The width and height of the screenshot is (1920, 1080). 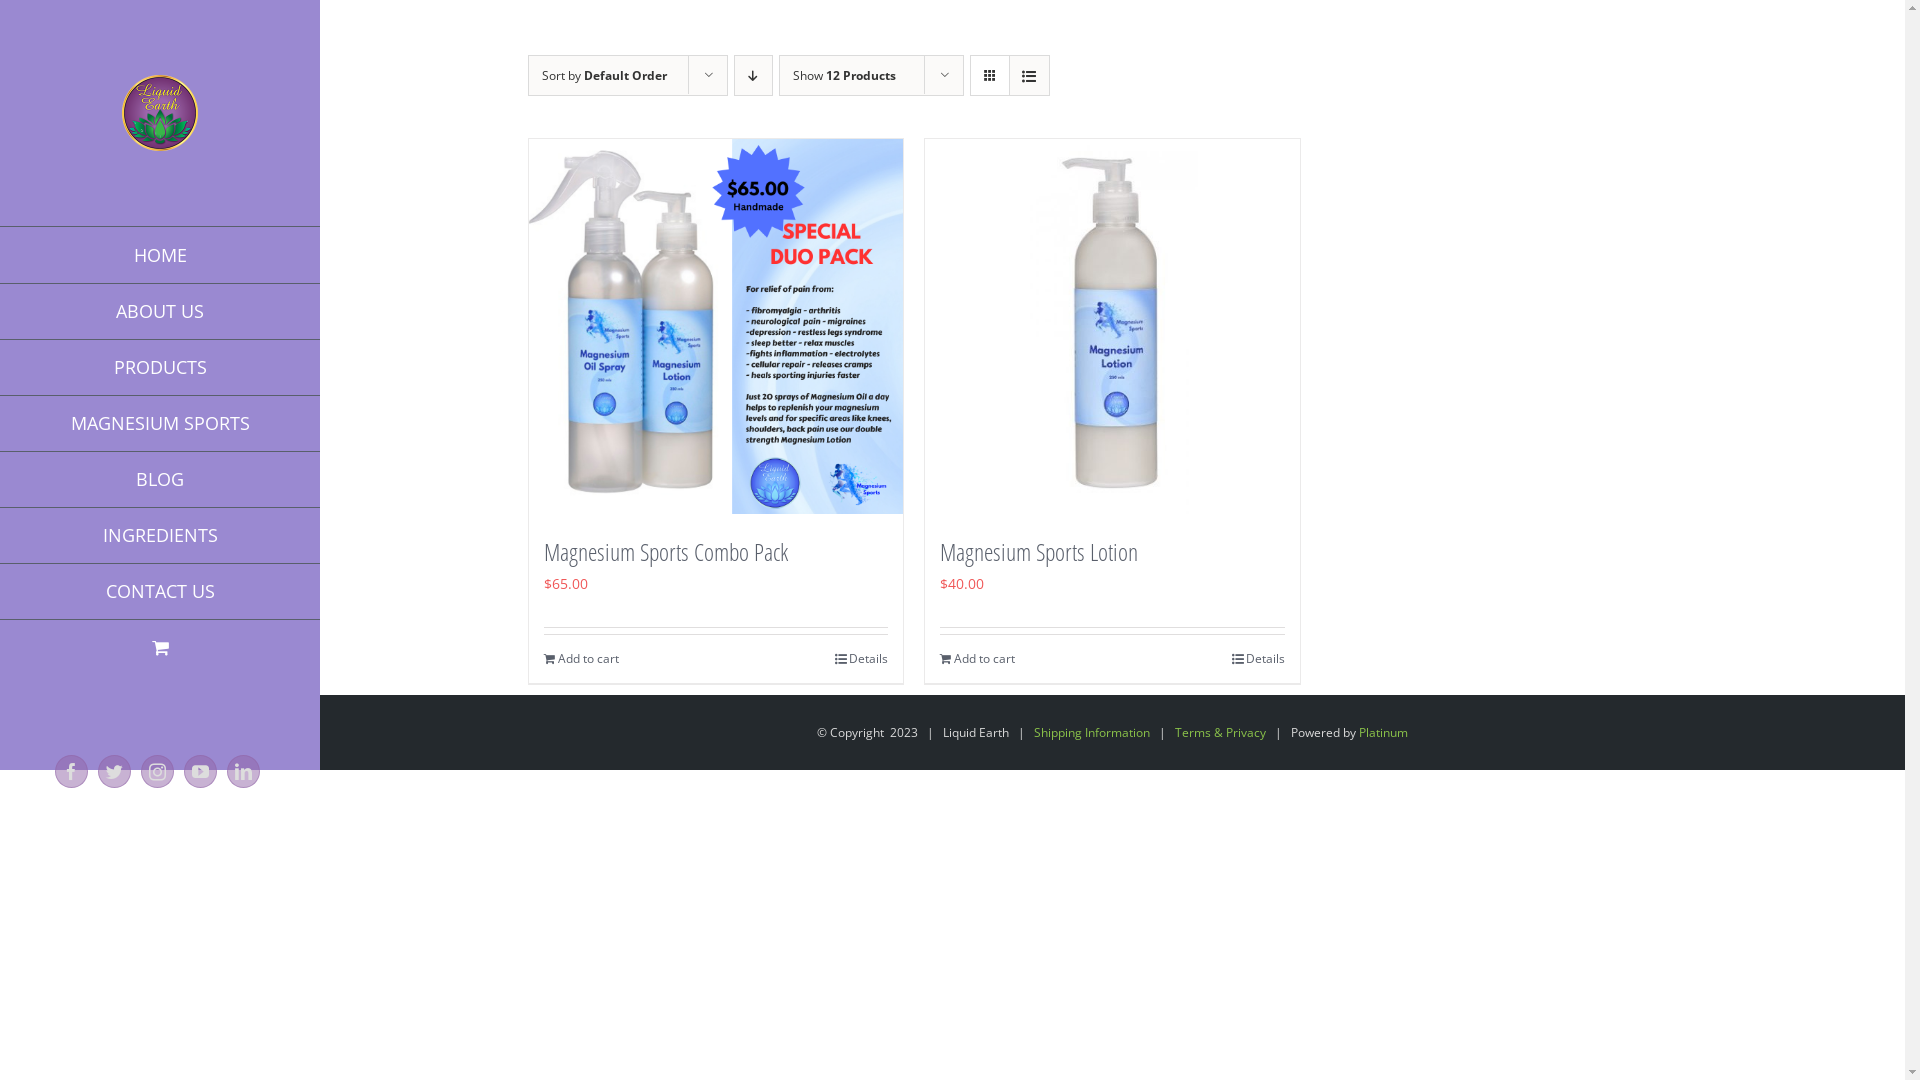 What do you see at coordinates (156, 770) in the screenshot?
I see `'Instagram'` at bounding box center [156, 770].